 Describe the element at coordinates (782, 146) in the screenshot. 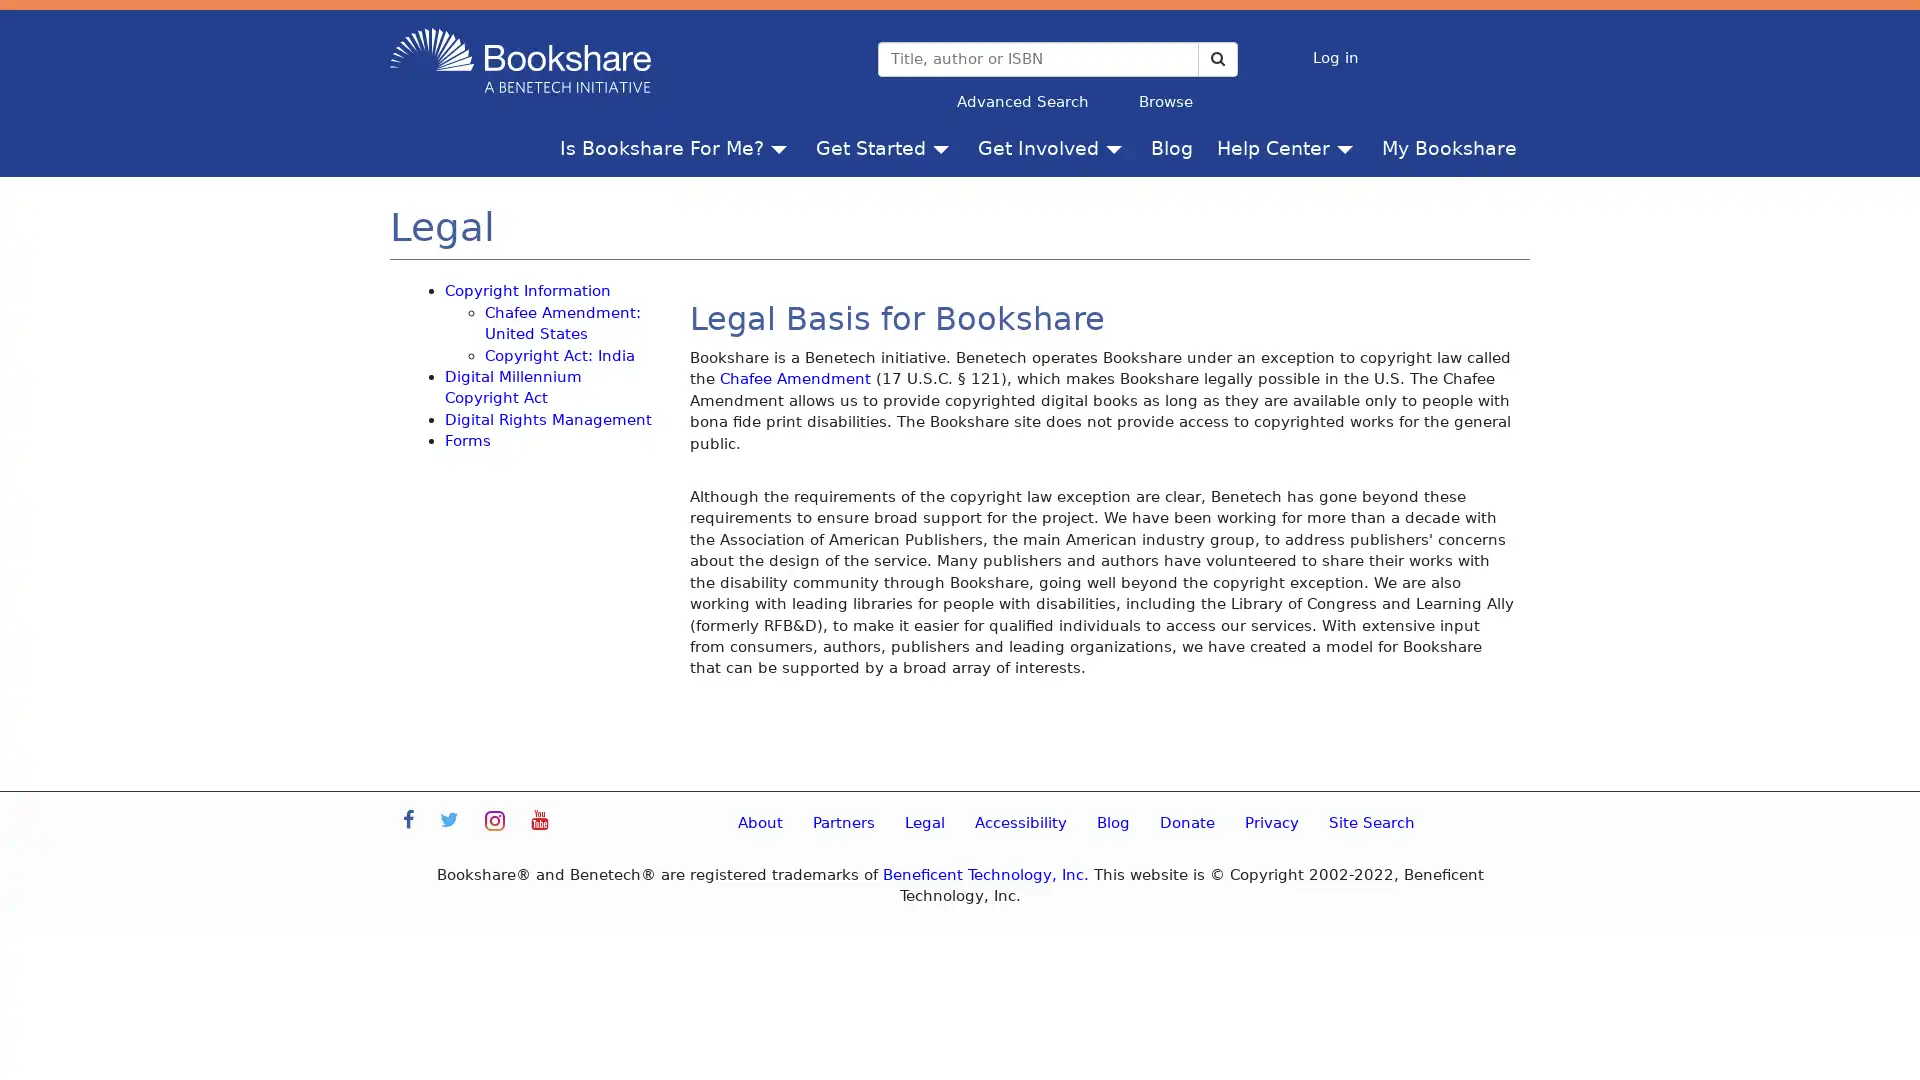

I see `Is Bookshare For Me? menu` at that location.